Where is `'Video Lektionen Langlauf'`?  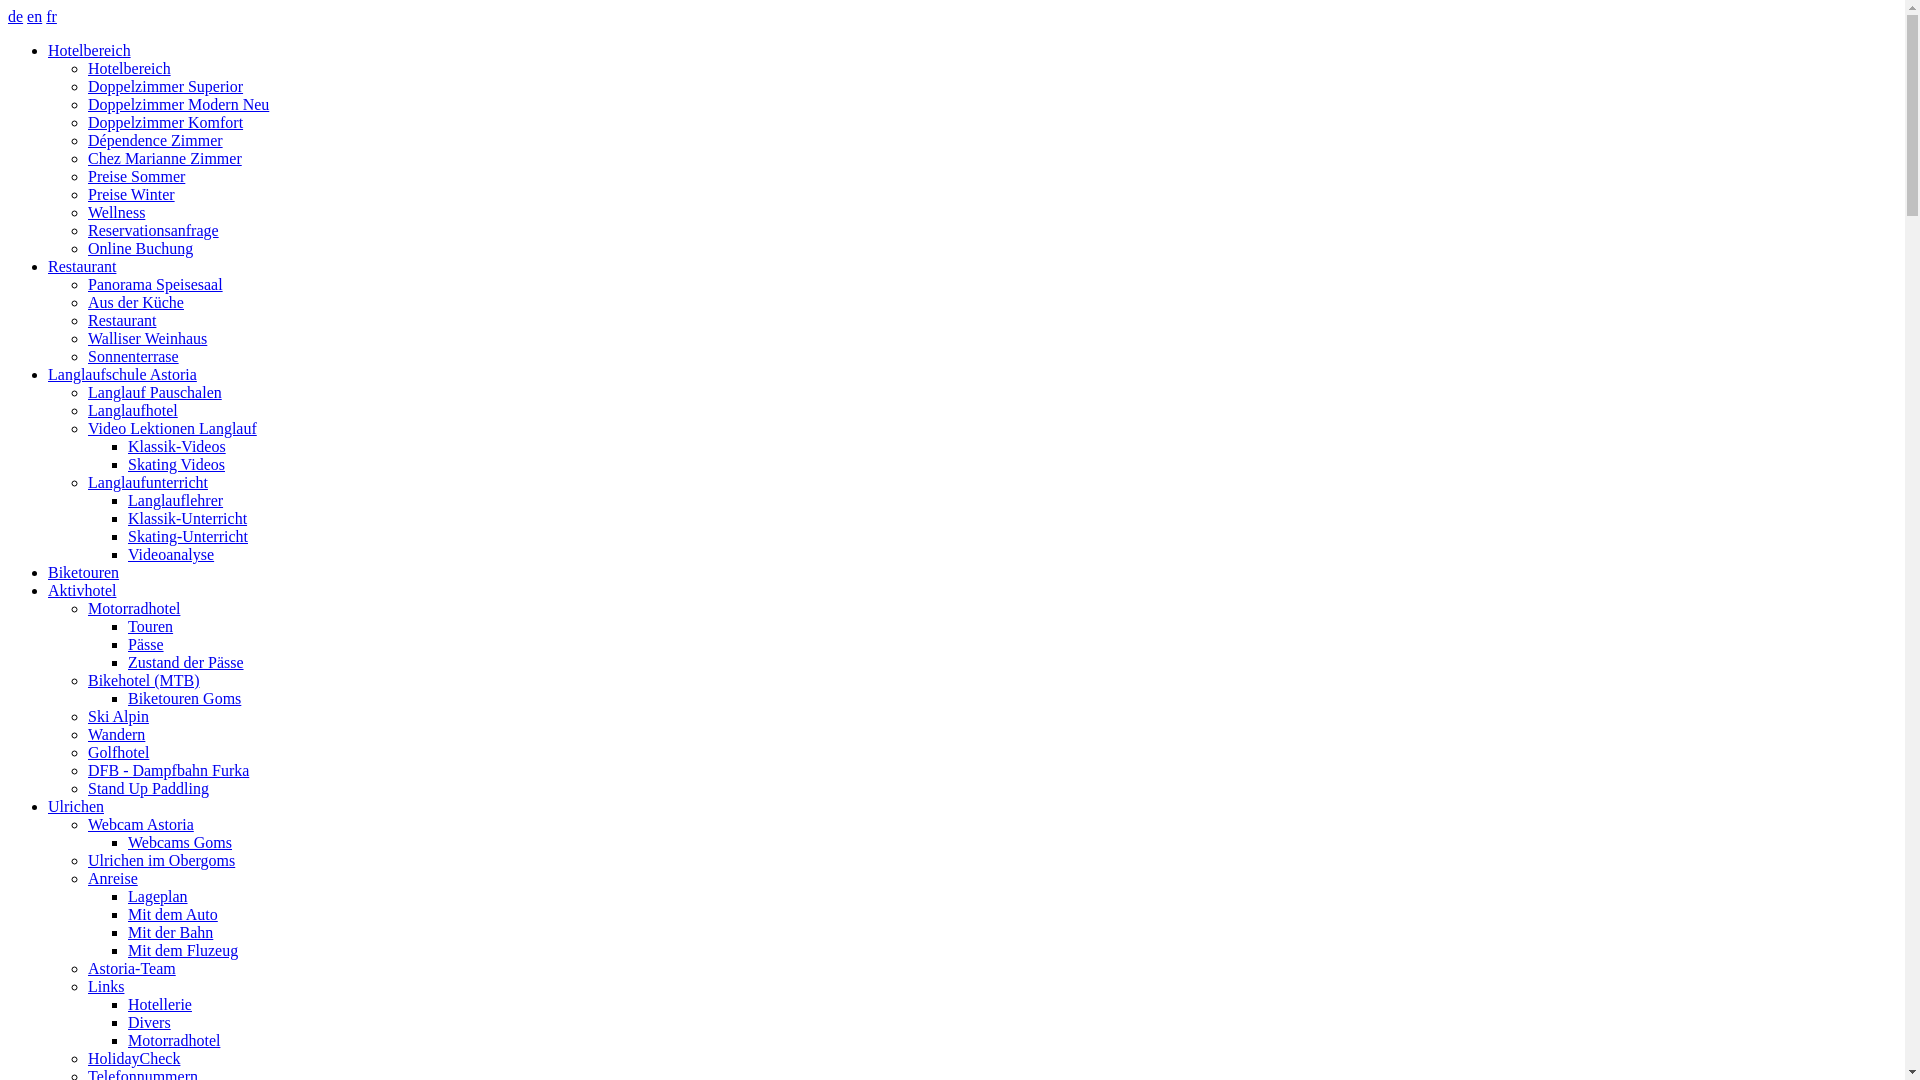
'Video Lektionen Langlauf' is located at coordinates (172, 427).